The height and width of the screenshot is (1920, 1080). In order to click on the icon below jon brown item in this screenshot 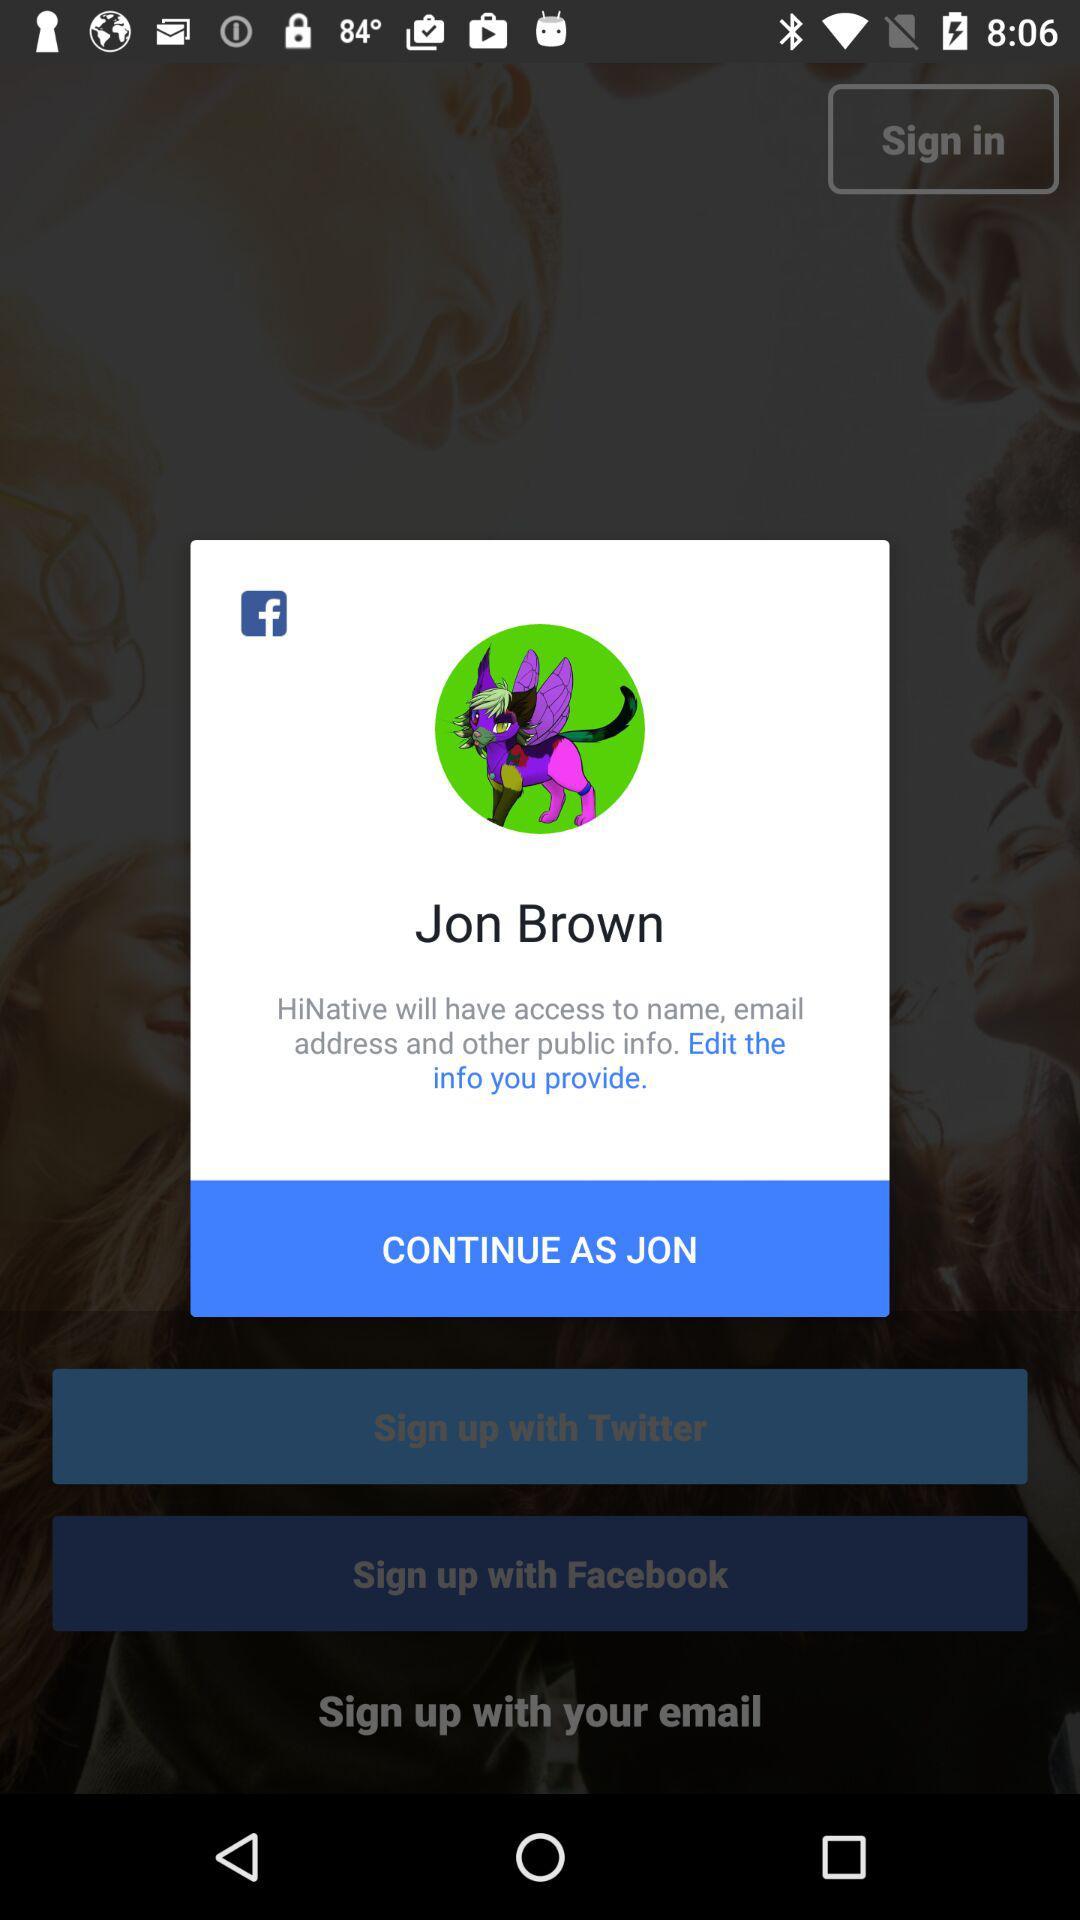, I will do `click(540, 1041)`.